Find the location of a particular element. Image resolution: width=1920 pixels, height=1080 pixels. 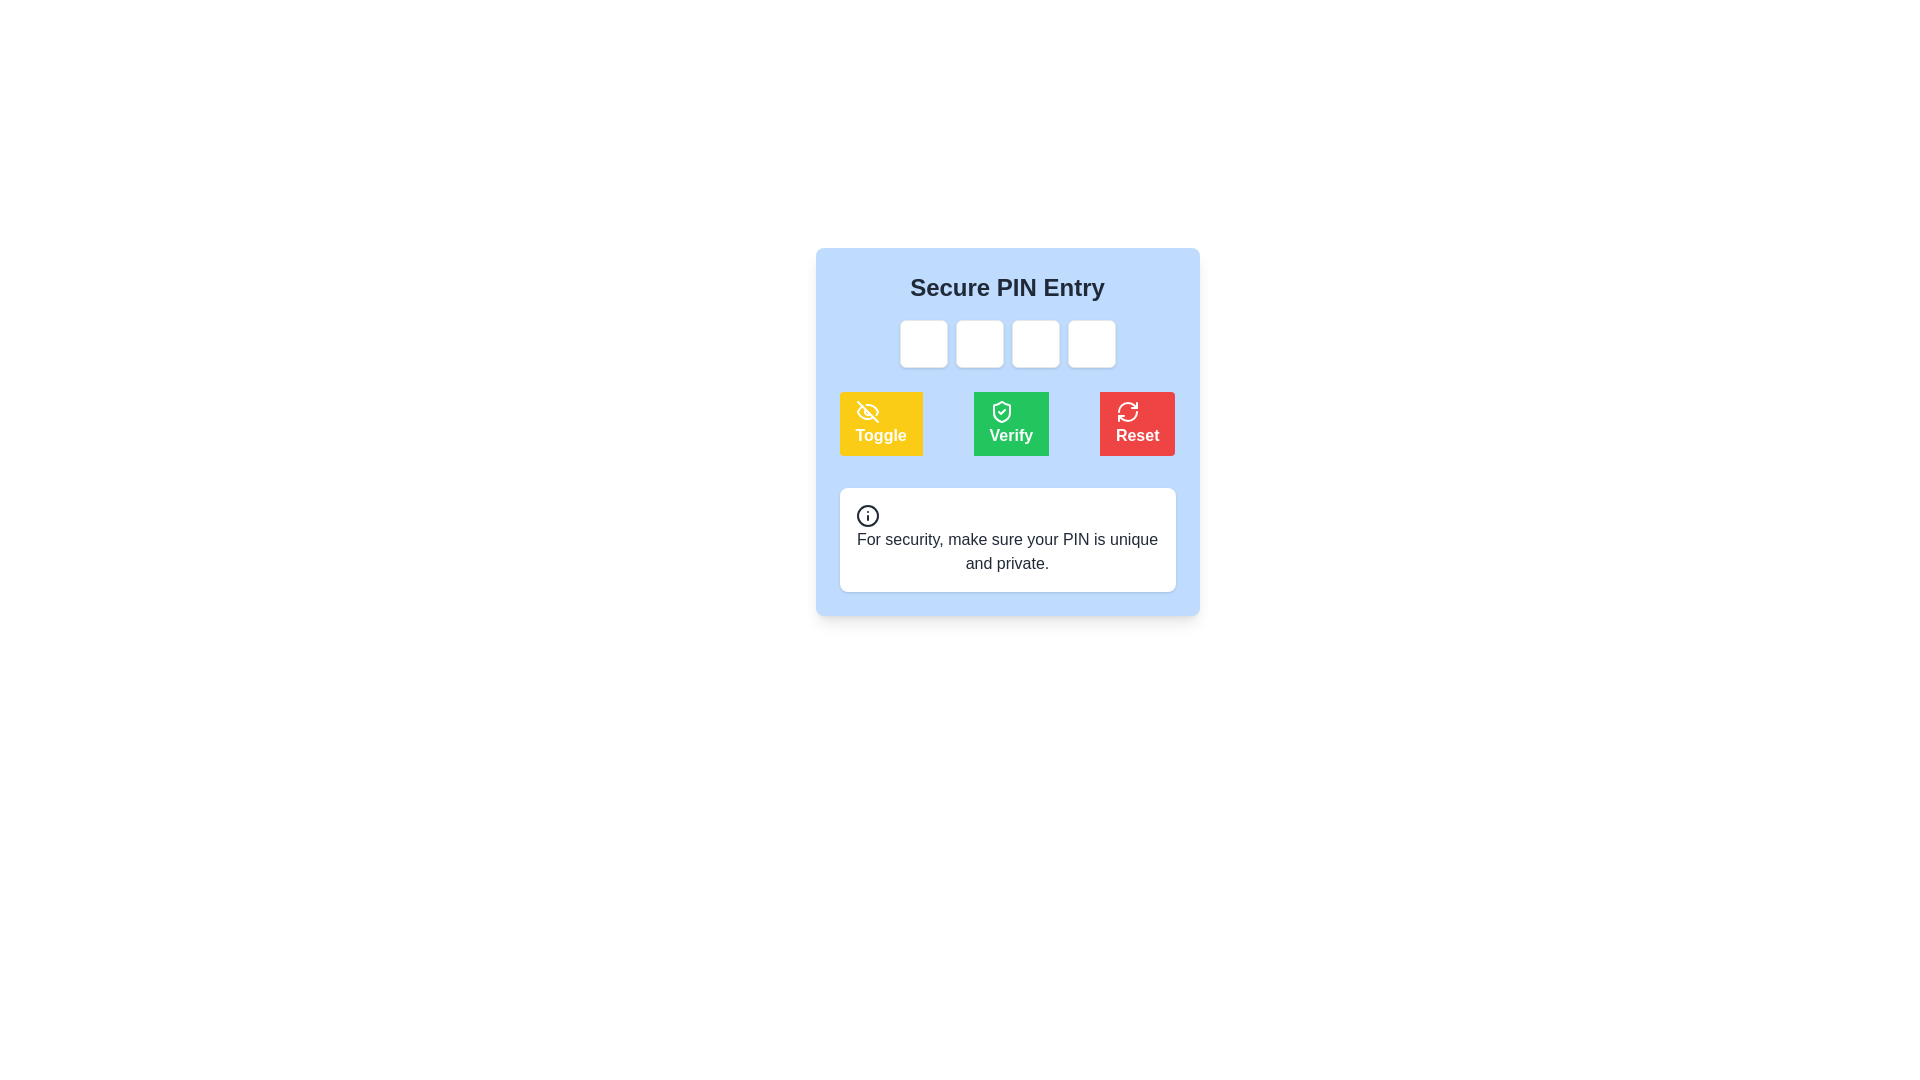

the Informational icon (SVG) which is a circular icon with an outlined circle and a centered dot, located to the left of the message 'For security, make sure your PIN is unique and private.' is located at coordinates (867, 515).